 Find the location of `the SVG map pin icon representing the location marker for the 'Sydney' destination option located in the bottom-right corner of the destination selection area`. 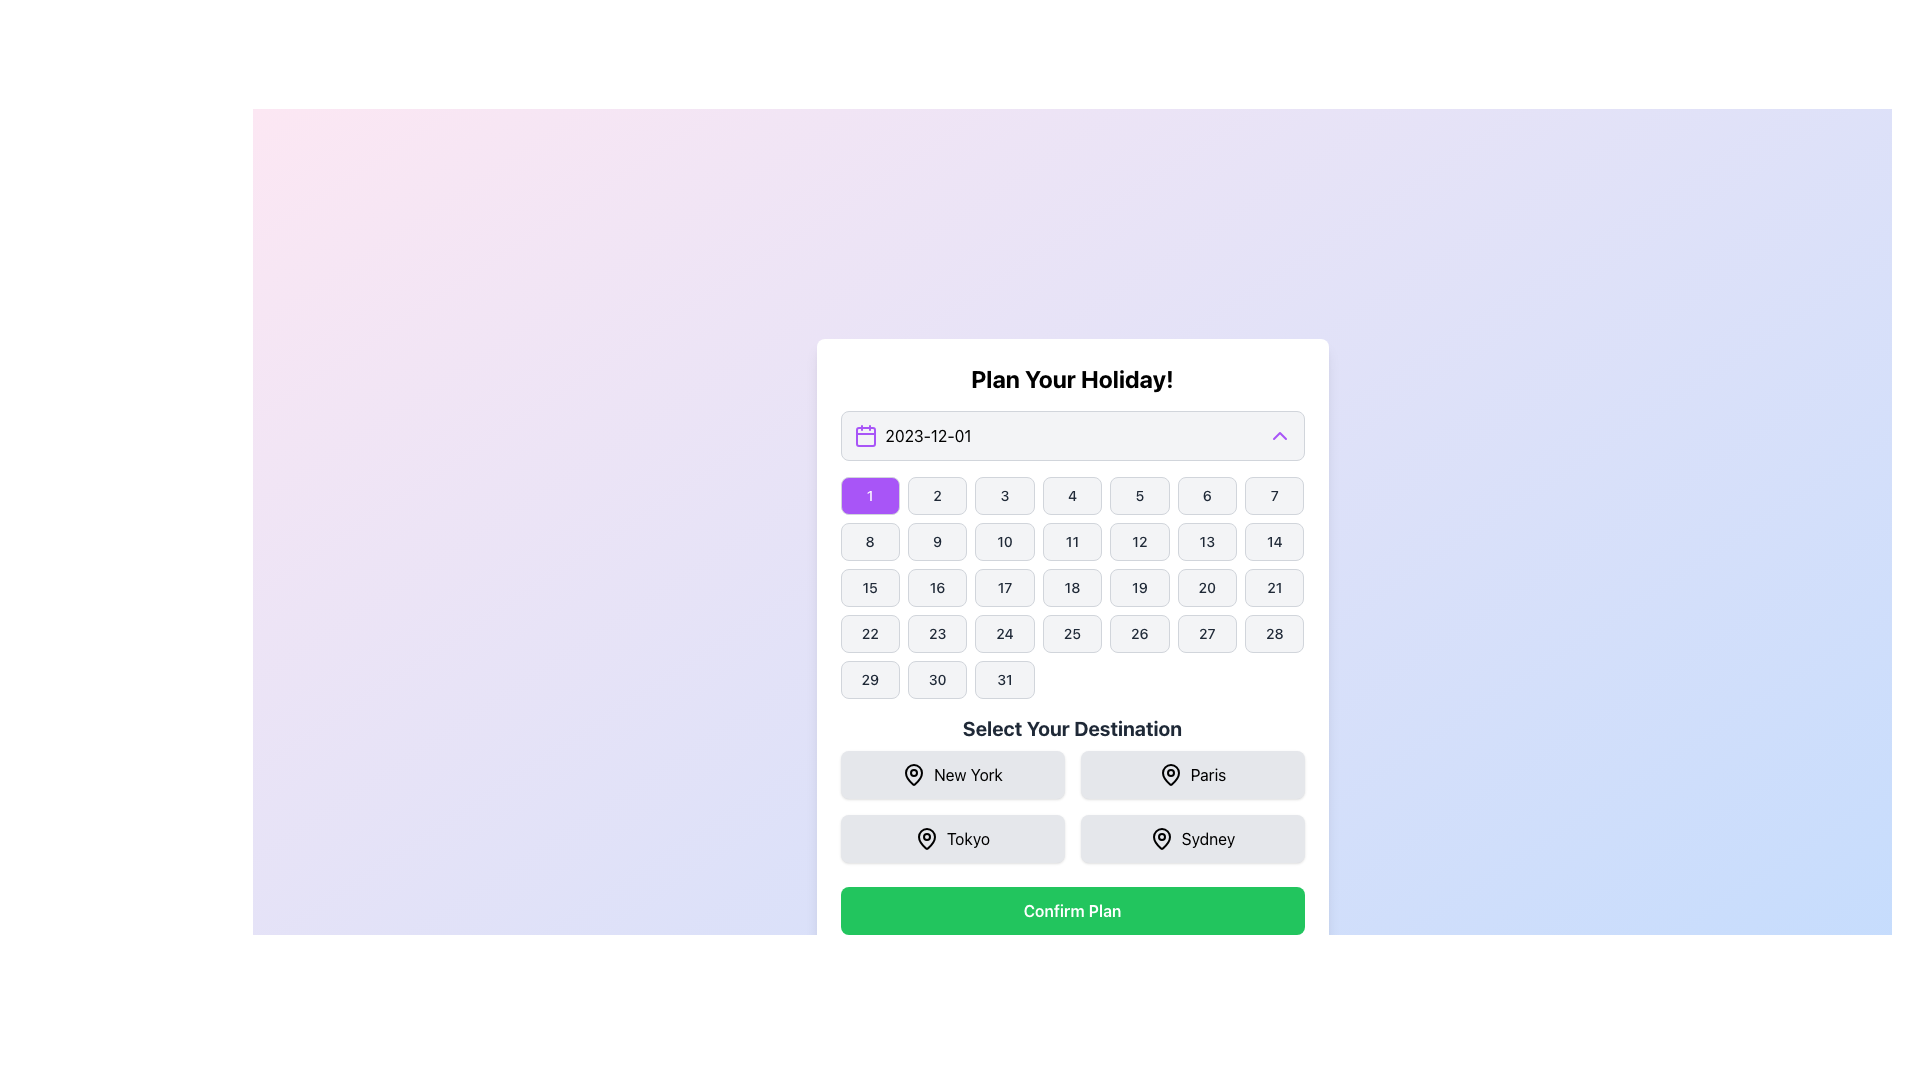

the SVG map pin icon representing the location marker for the 'Sydney' destination option located in the bottom-right corner of the destination selection area is located at coordinates (1161, 839).